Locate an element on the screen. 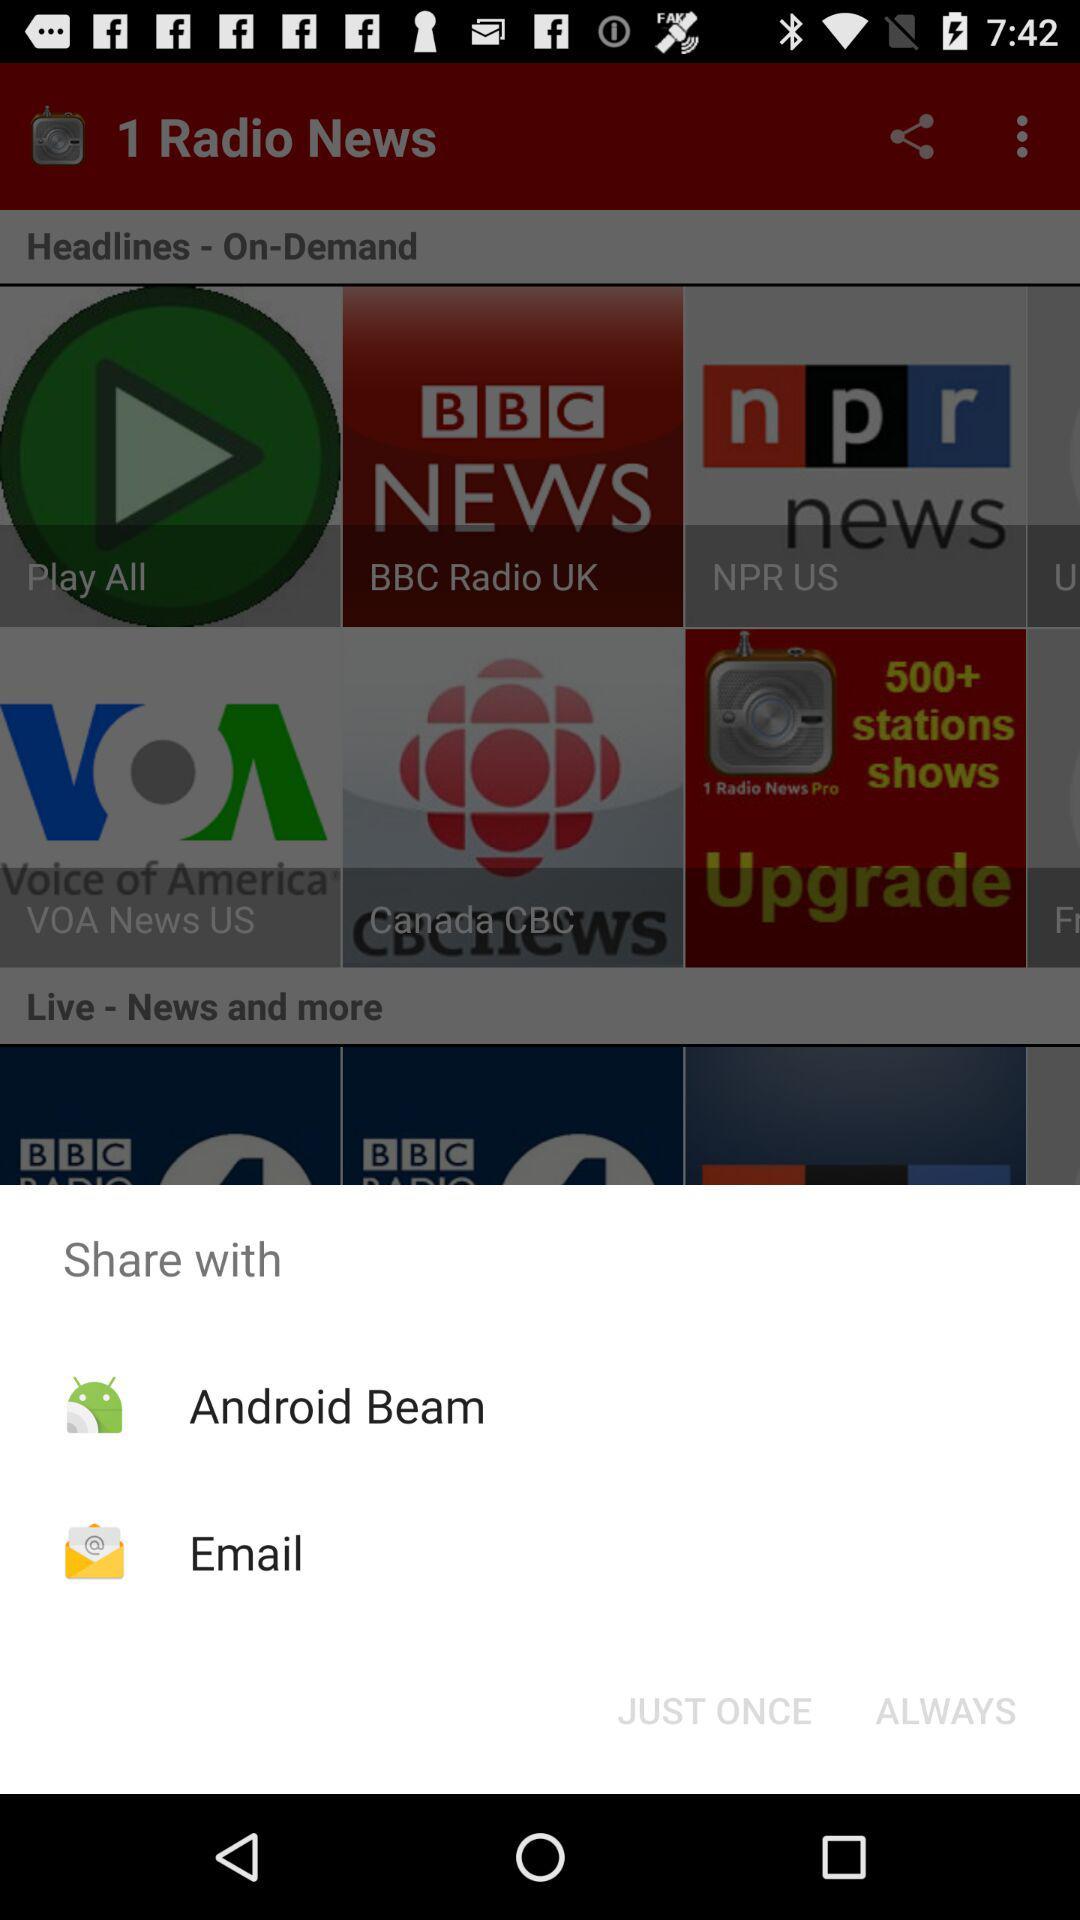 This screenshot has width=1080, height=1920. the icon next to always button is located at coordinates (713, 1708).